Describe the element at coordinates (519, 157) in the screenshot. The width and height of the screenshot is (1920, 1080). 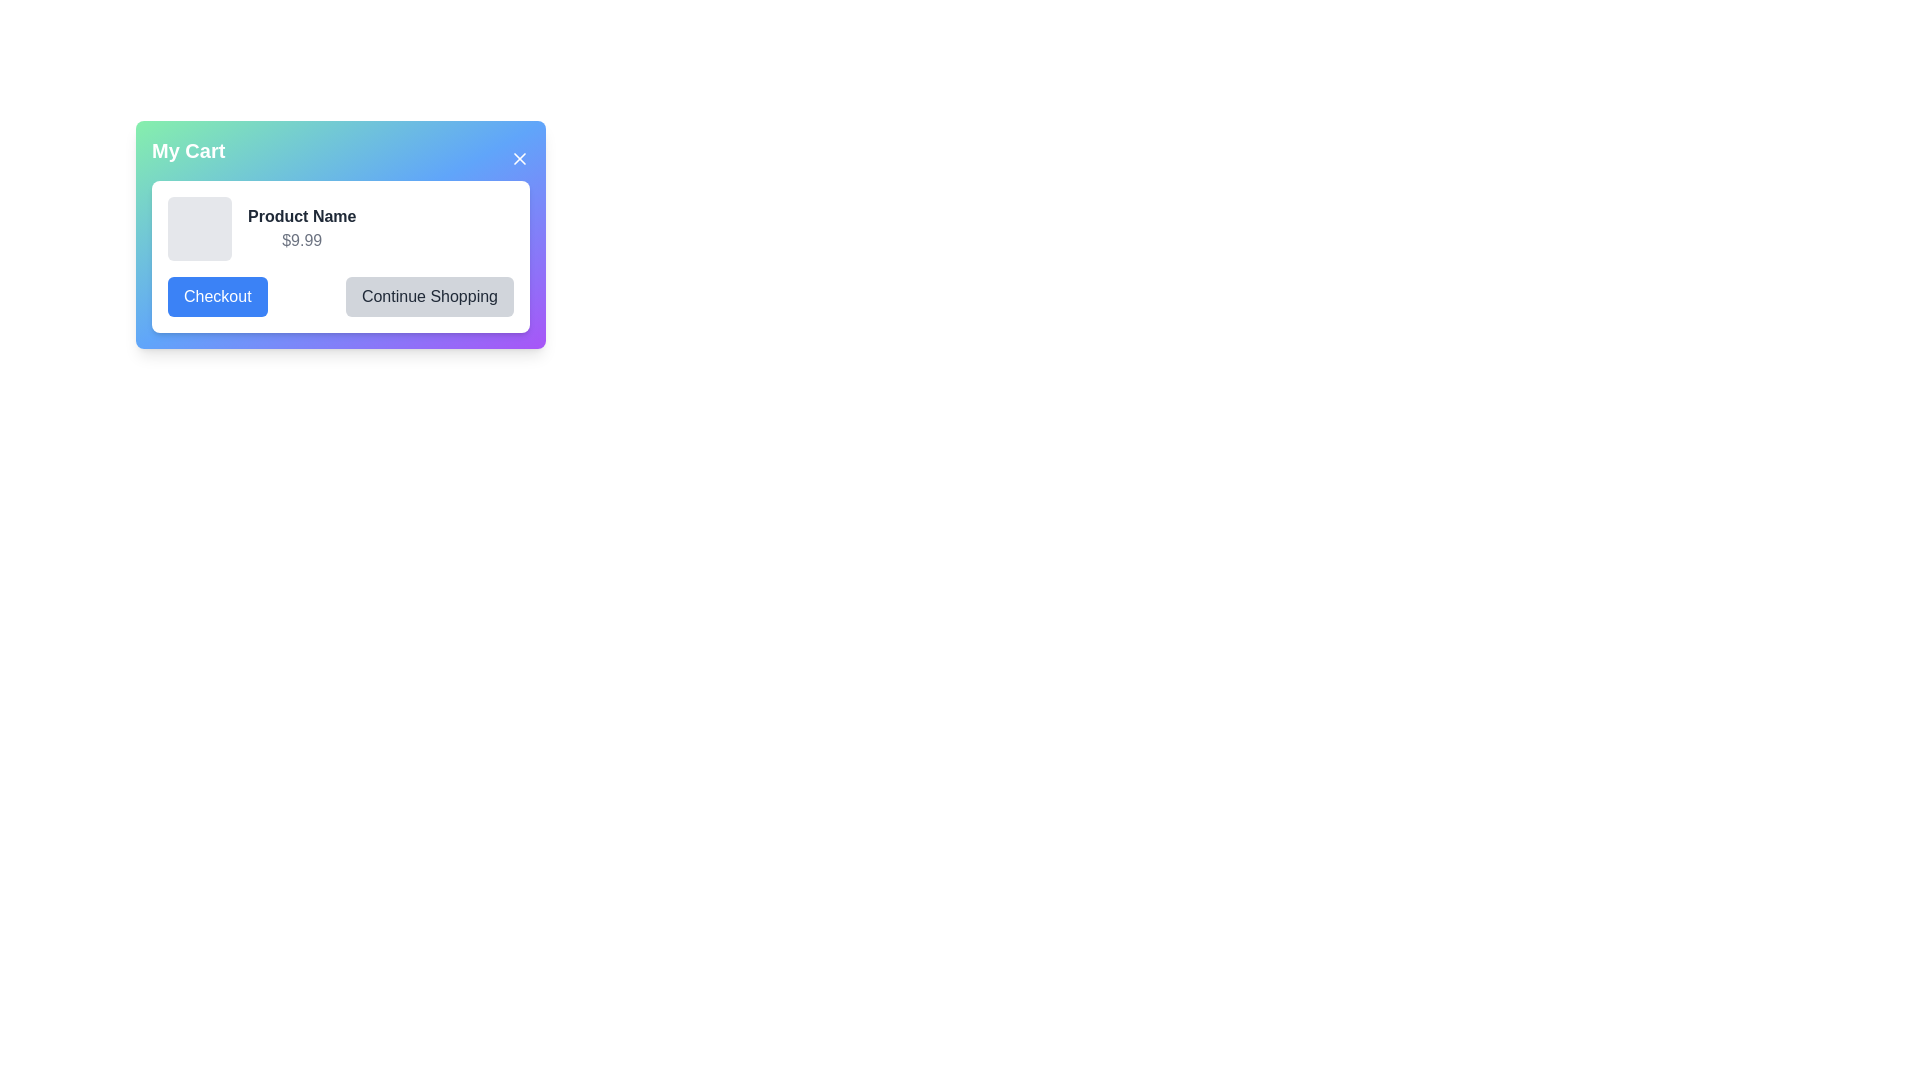
I see `the close button icon (cross symbol) at the top-right corner of the 'My Cart' modal to change its color to red` at that location.